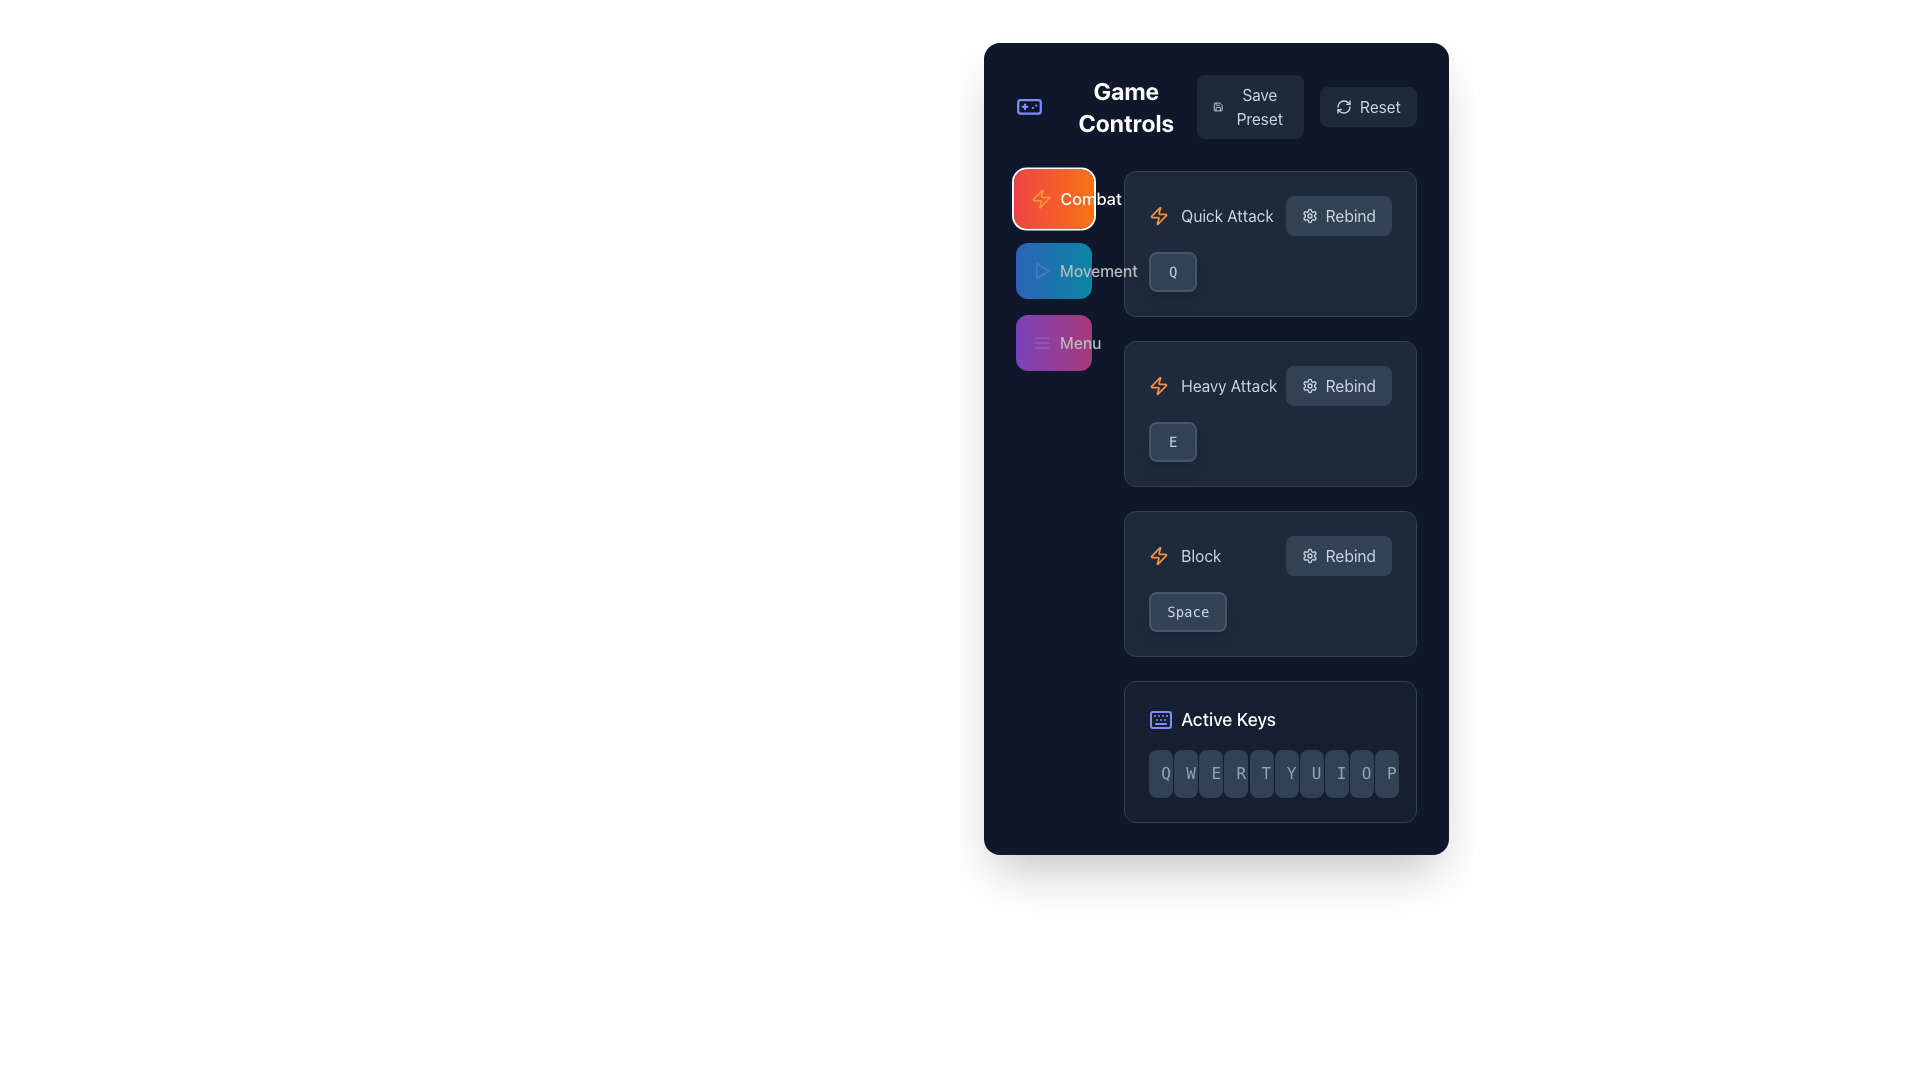 The height and width of the screenshot is (1080, 1920). What do you see at coordinates (1159, 216) in the screenshot?
I see `the 'Quick Attack' icon located to the immediate left of the text 'Quick Attack'` at bounding box center [1159, 216].